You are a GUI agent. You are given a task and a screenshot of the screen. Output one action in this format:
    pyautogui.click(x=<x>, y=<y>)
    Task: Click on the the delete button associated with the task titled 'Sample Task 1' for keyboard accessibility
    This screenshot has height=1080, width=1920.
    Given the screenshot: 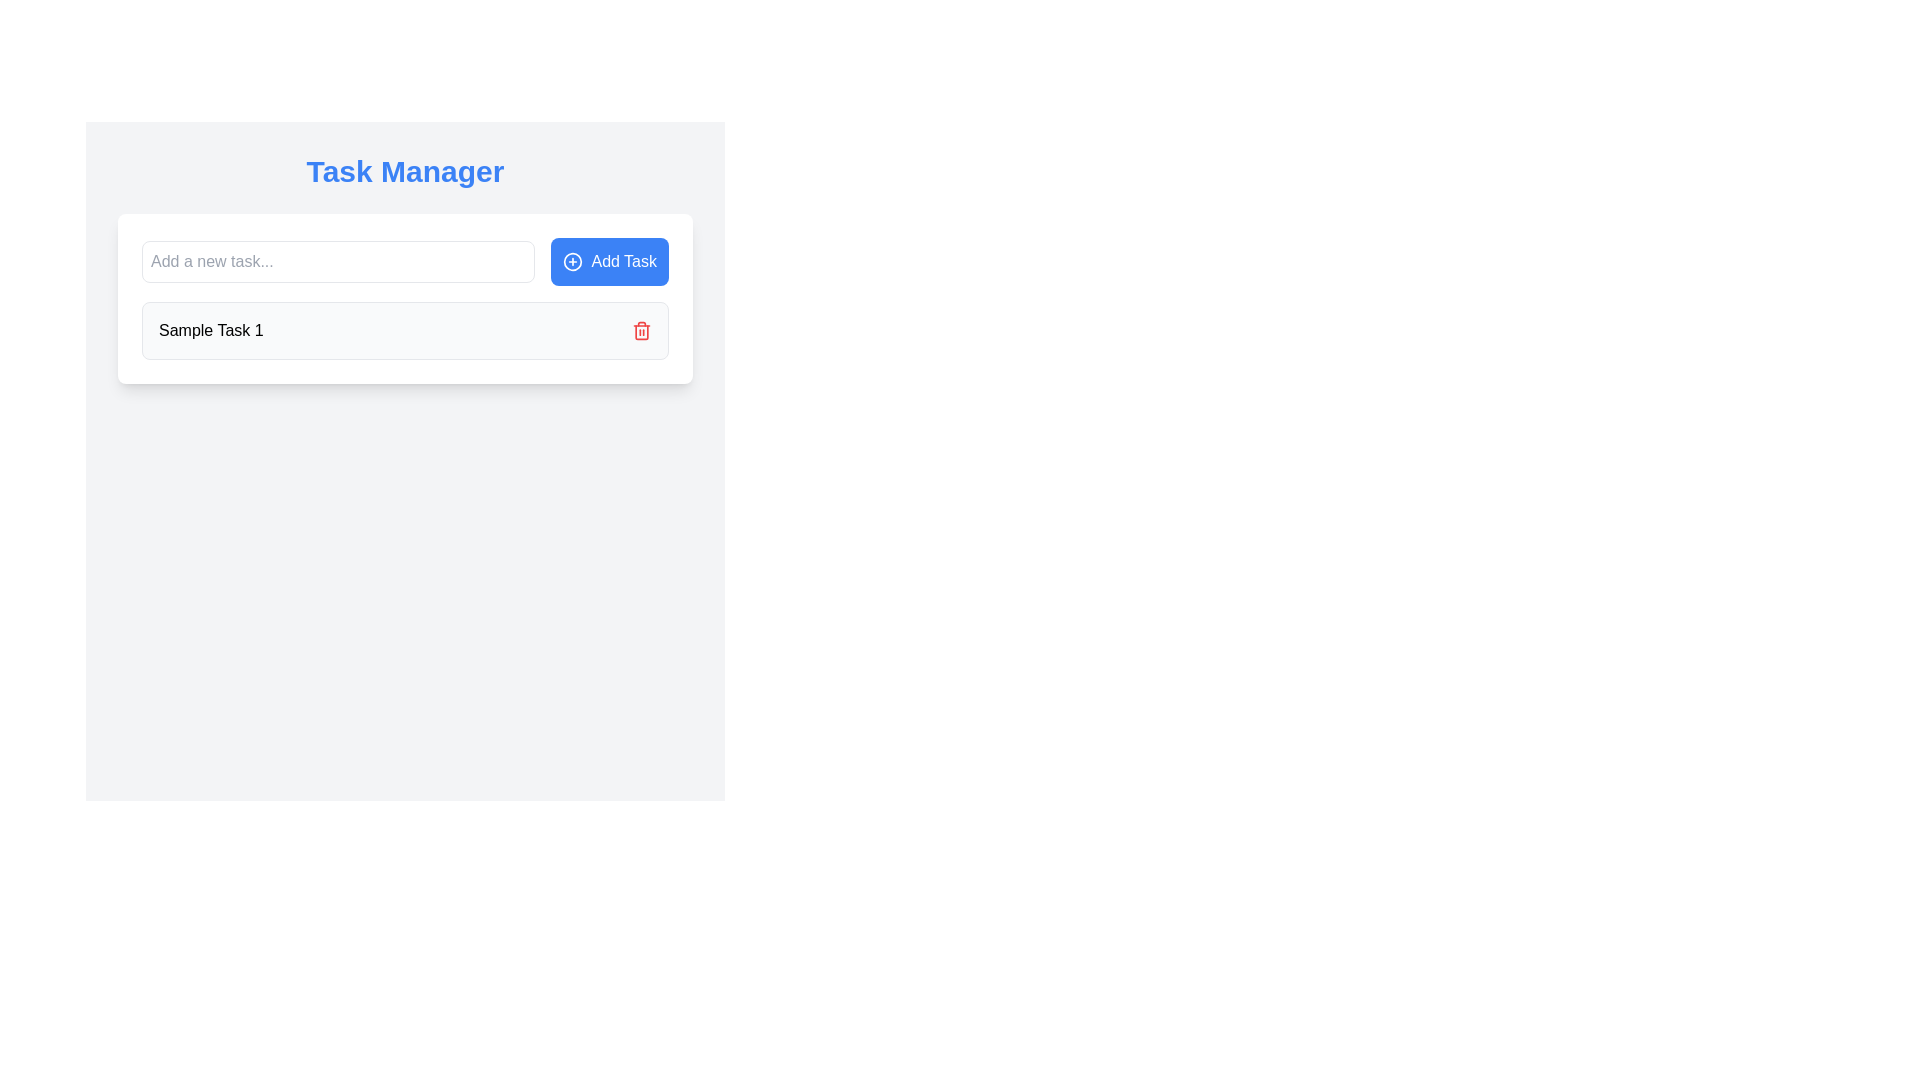 What is the action you would take?
    pyautogui.click(x=642, y=330)
    